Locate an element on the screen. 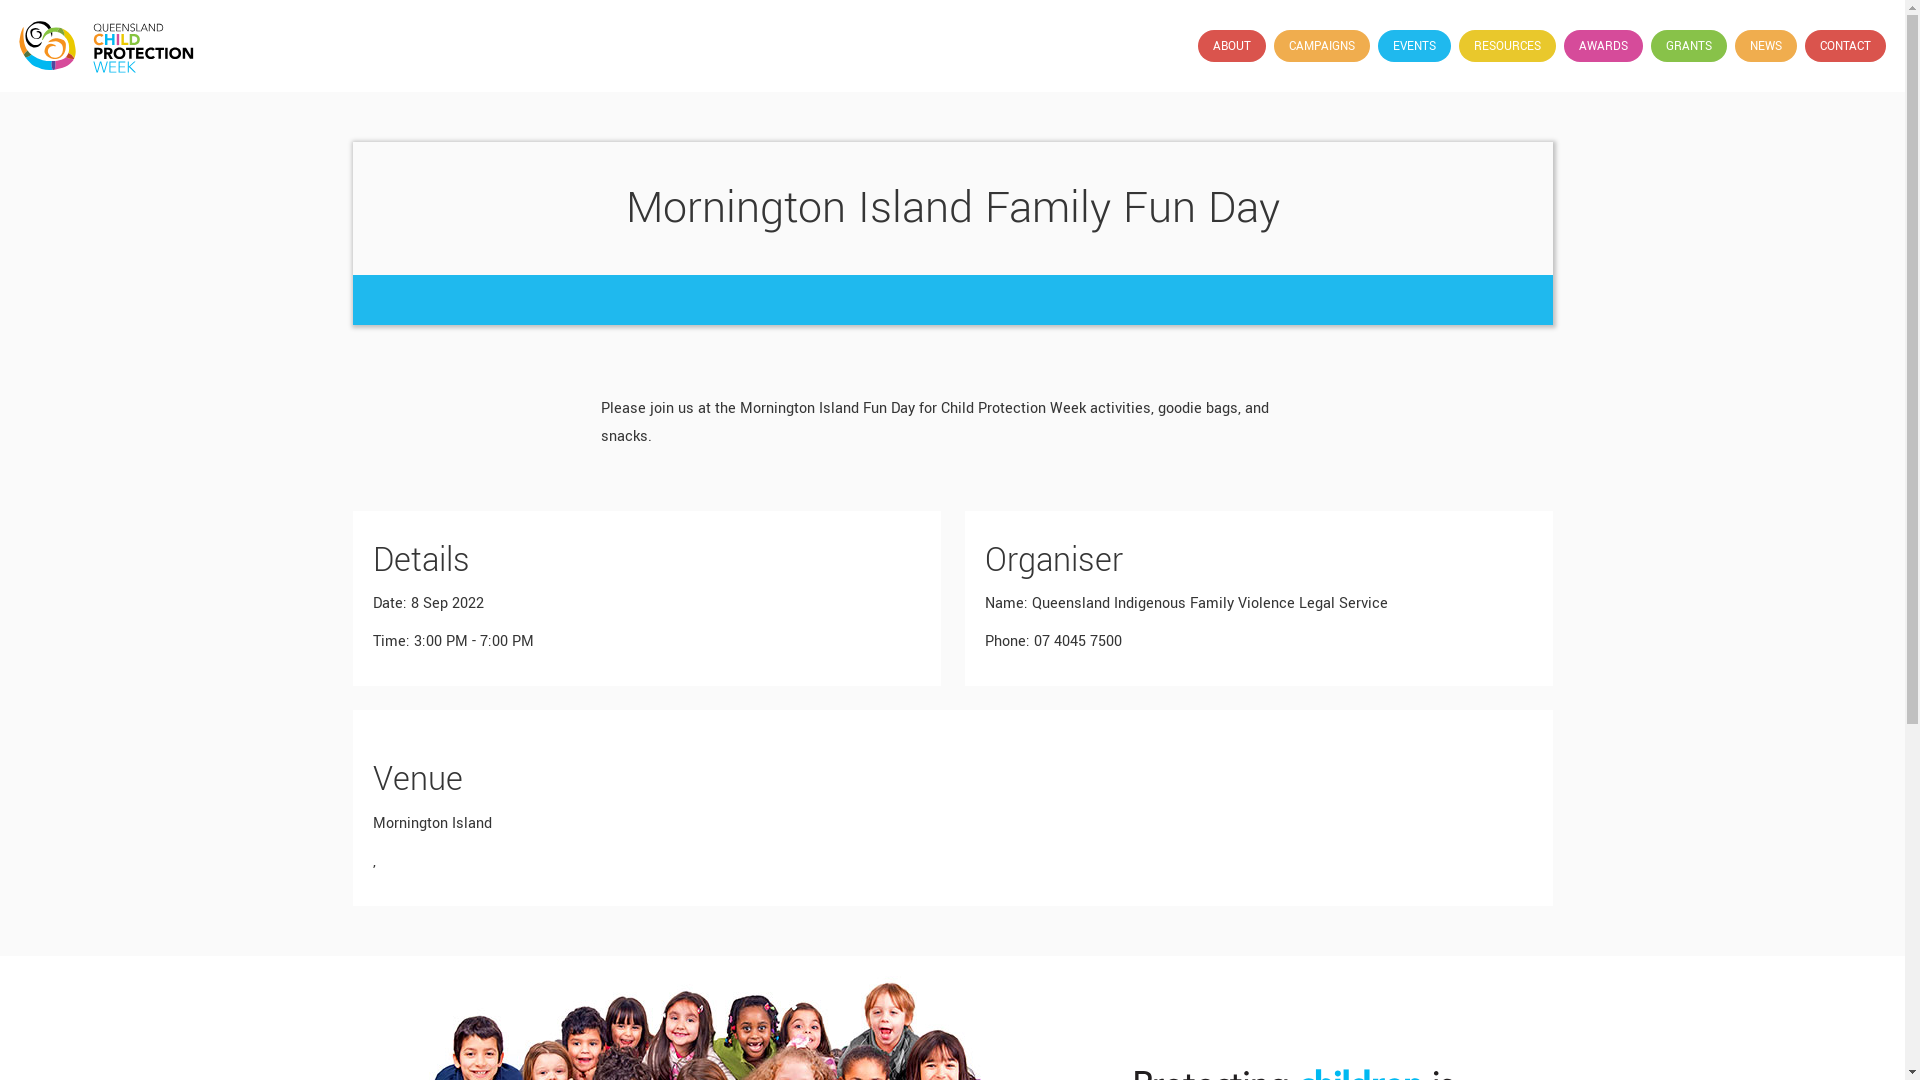 The width and height of the screenshot is (1920, 1080). 'CAMPAIGNS' is located at coordinates (1321, 45).